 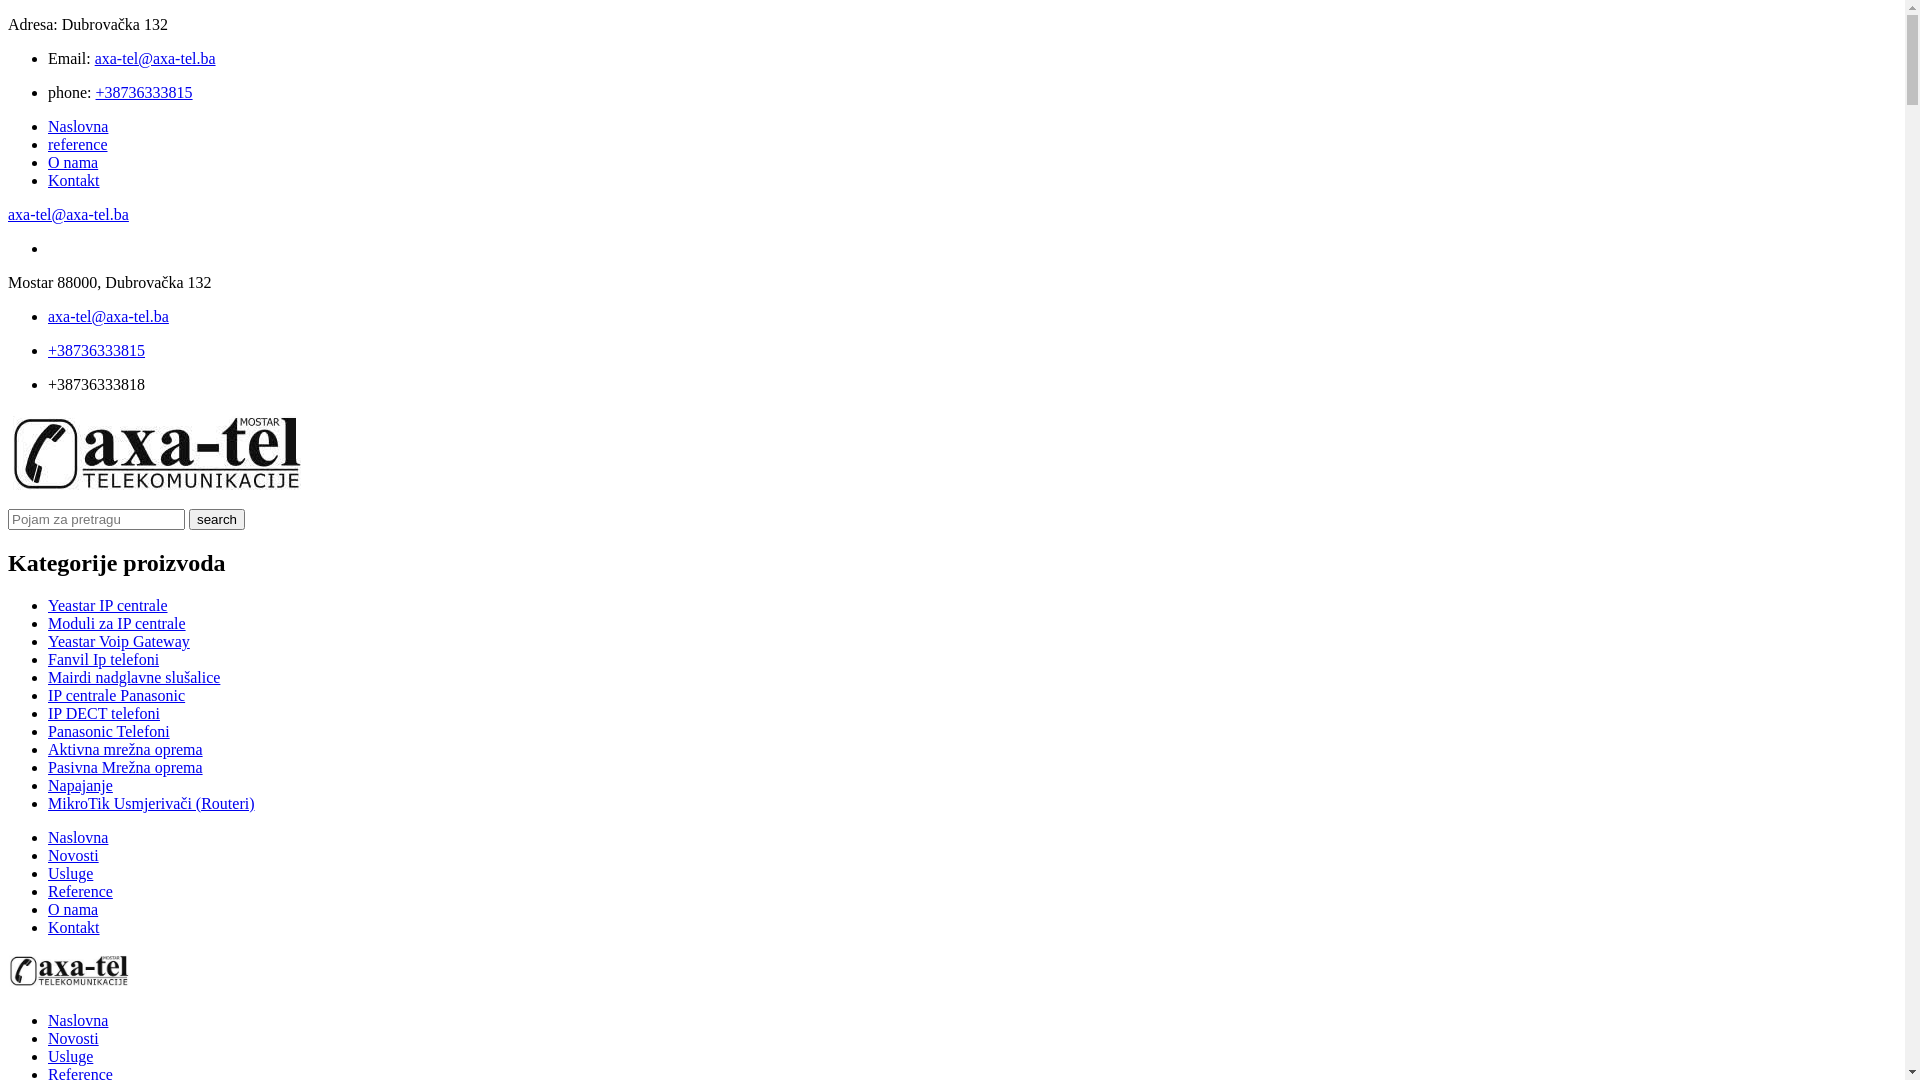 What do you see at coordinates (48, 837) in the screenshot?
I see `'Naslovna'` at bounding box center [48, 837].